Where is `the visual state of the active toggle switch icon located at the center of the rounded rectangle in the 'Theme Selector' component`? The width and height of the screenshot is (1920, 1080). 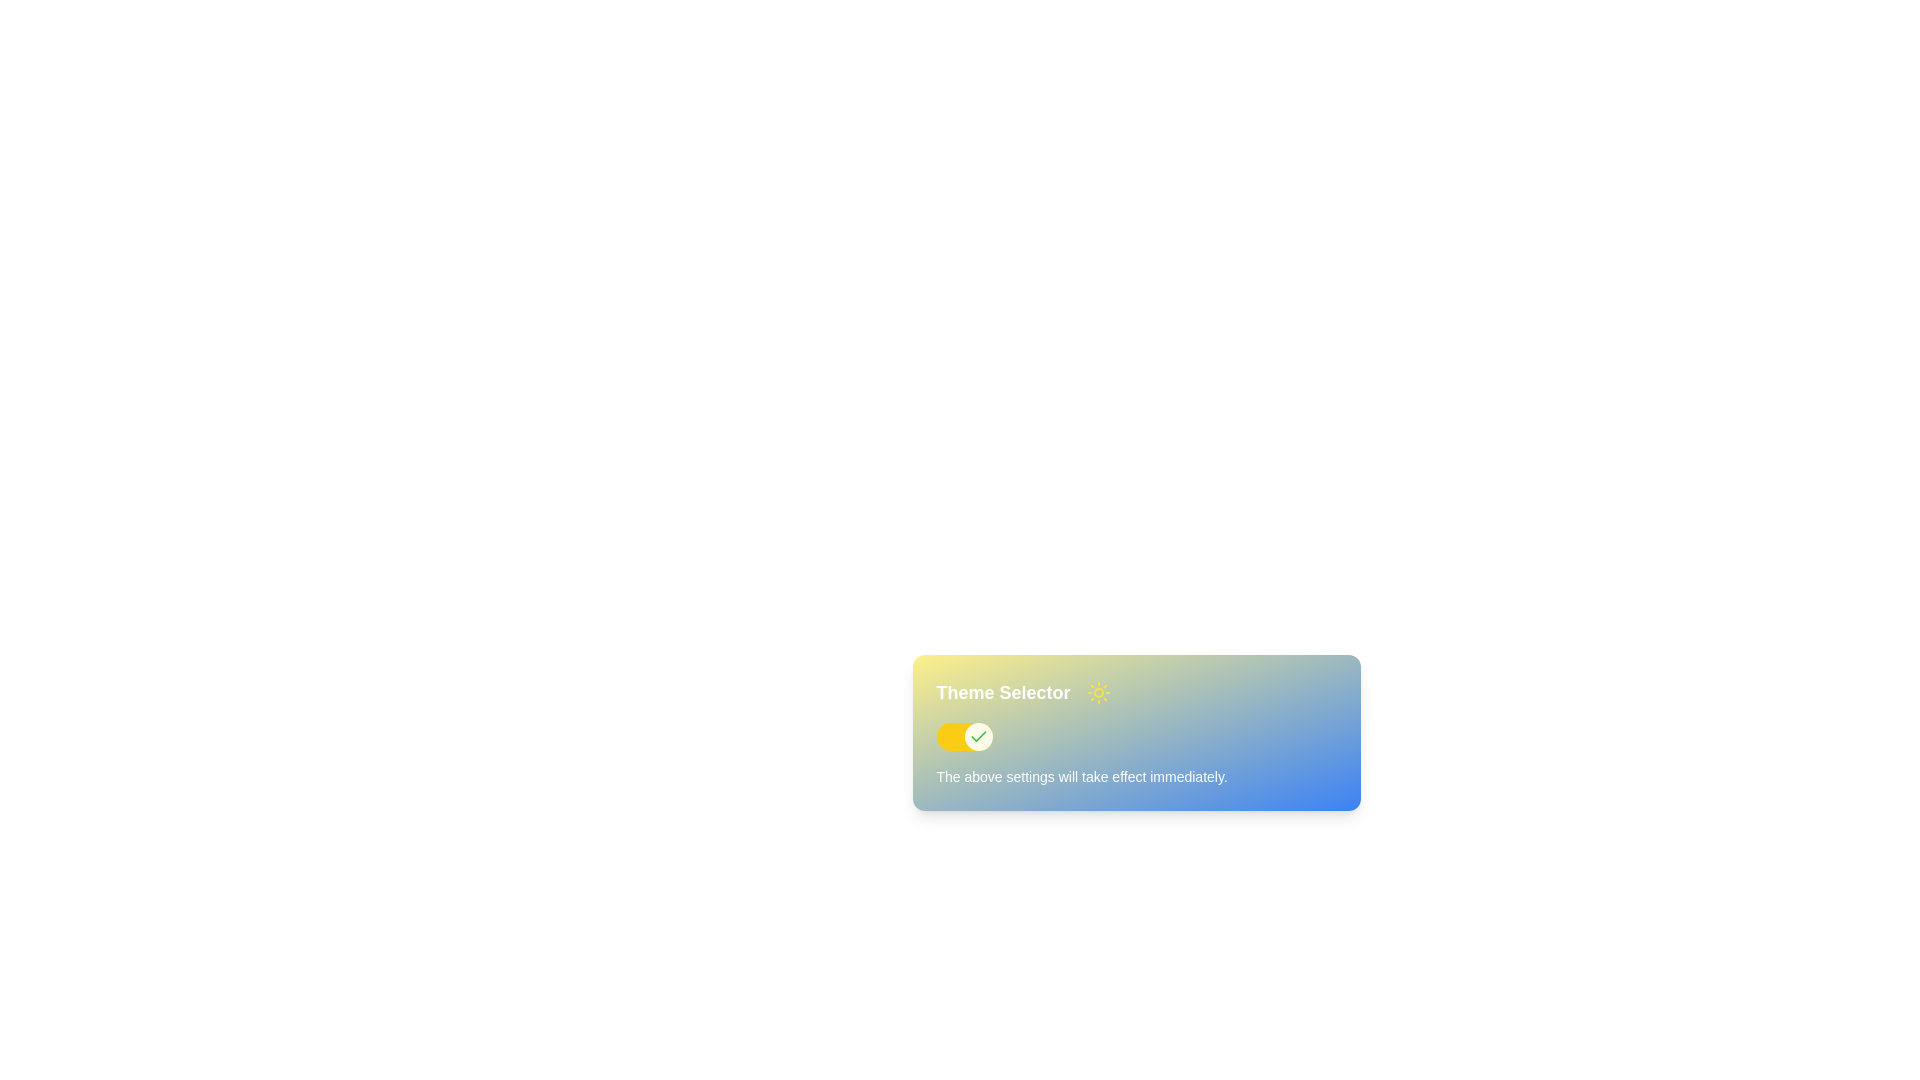
the visual state of the active toggle switch icon located at the center of the rounded rectangle in the 'Theme Selector' component is located at coordinates (978, 736).